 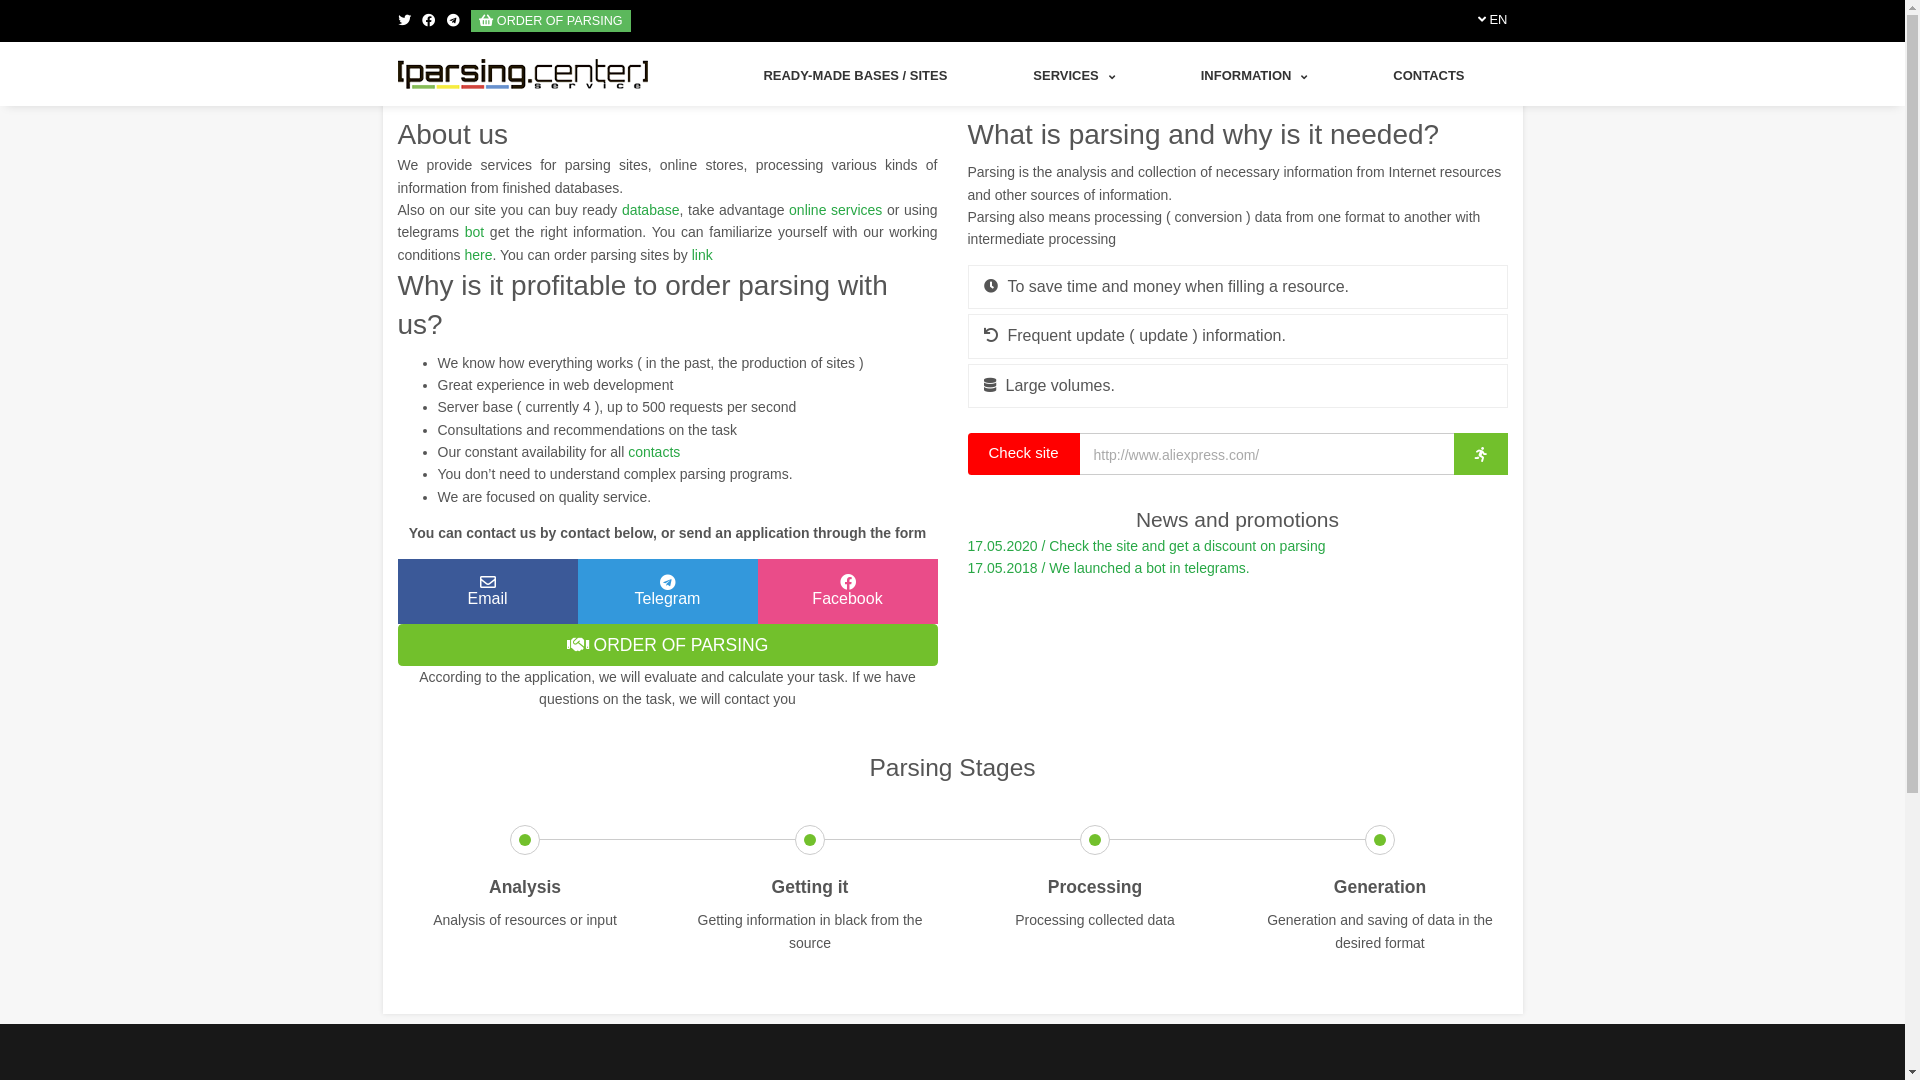 I want to click on 'READY-MADE BASES / SITES', so click(x=854, y=75).